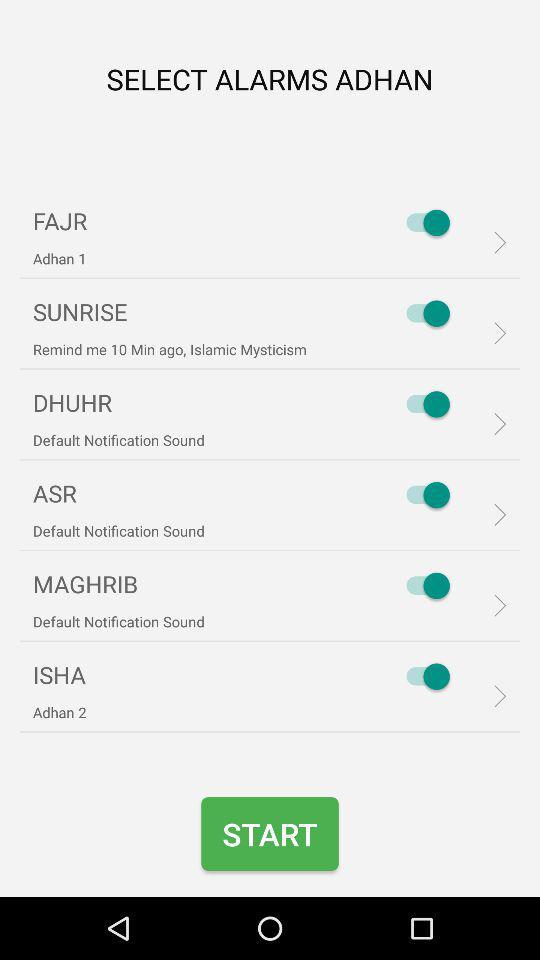 The width and height of the screenshot is (540, 960). Describe the element at coordinates (422, 585) in the screenshot. I see `notification sound` at that location.